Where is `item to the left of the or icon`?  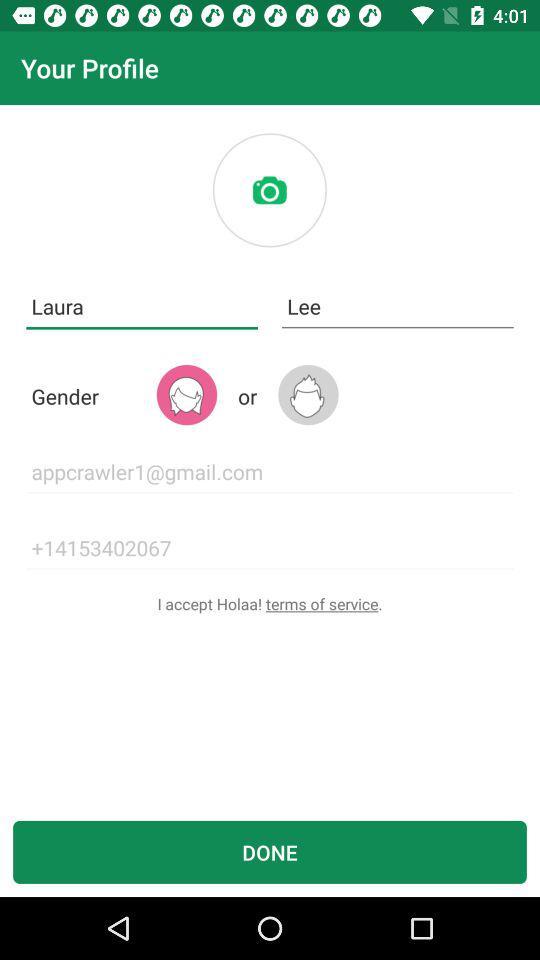 item to the left of the or icon is located at coordinates (186, 394).